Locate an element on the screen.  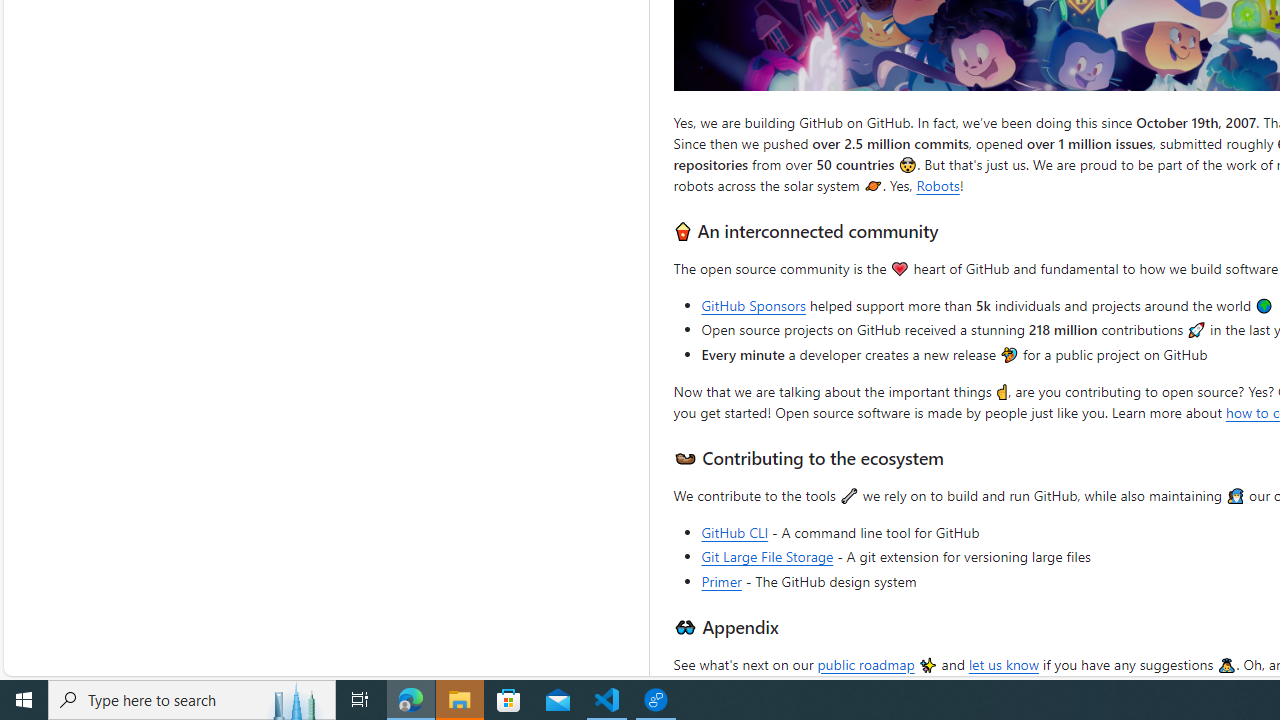
'GitHub CLI' is located at coordinates (734, 531).